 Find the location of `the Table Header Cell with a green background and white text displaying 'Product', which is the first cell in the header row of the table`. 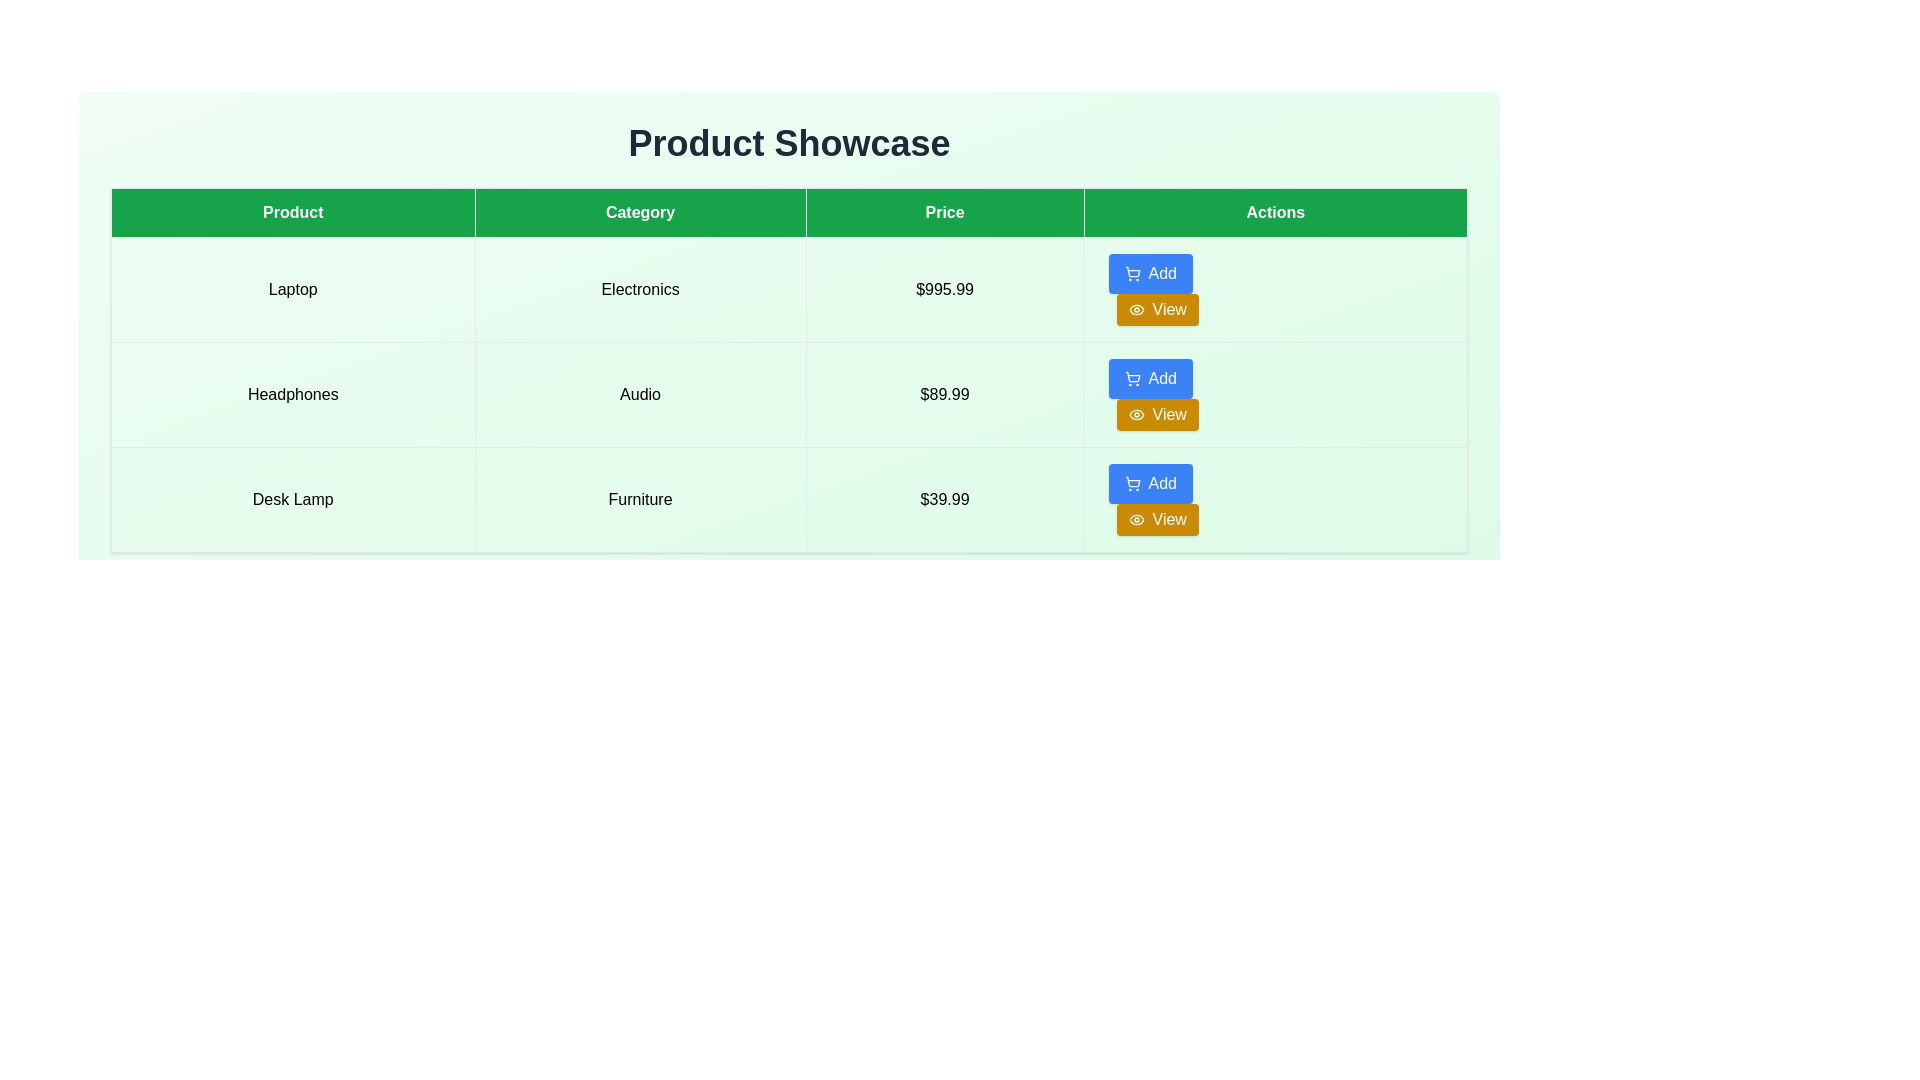

the Table Header Cell with a green background and white text displaying 'Product', which is the first cell in the header row of the table is located at coordinates (292, 212).